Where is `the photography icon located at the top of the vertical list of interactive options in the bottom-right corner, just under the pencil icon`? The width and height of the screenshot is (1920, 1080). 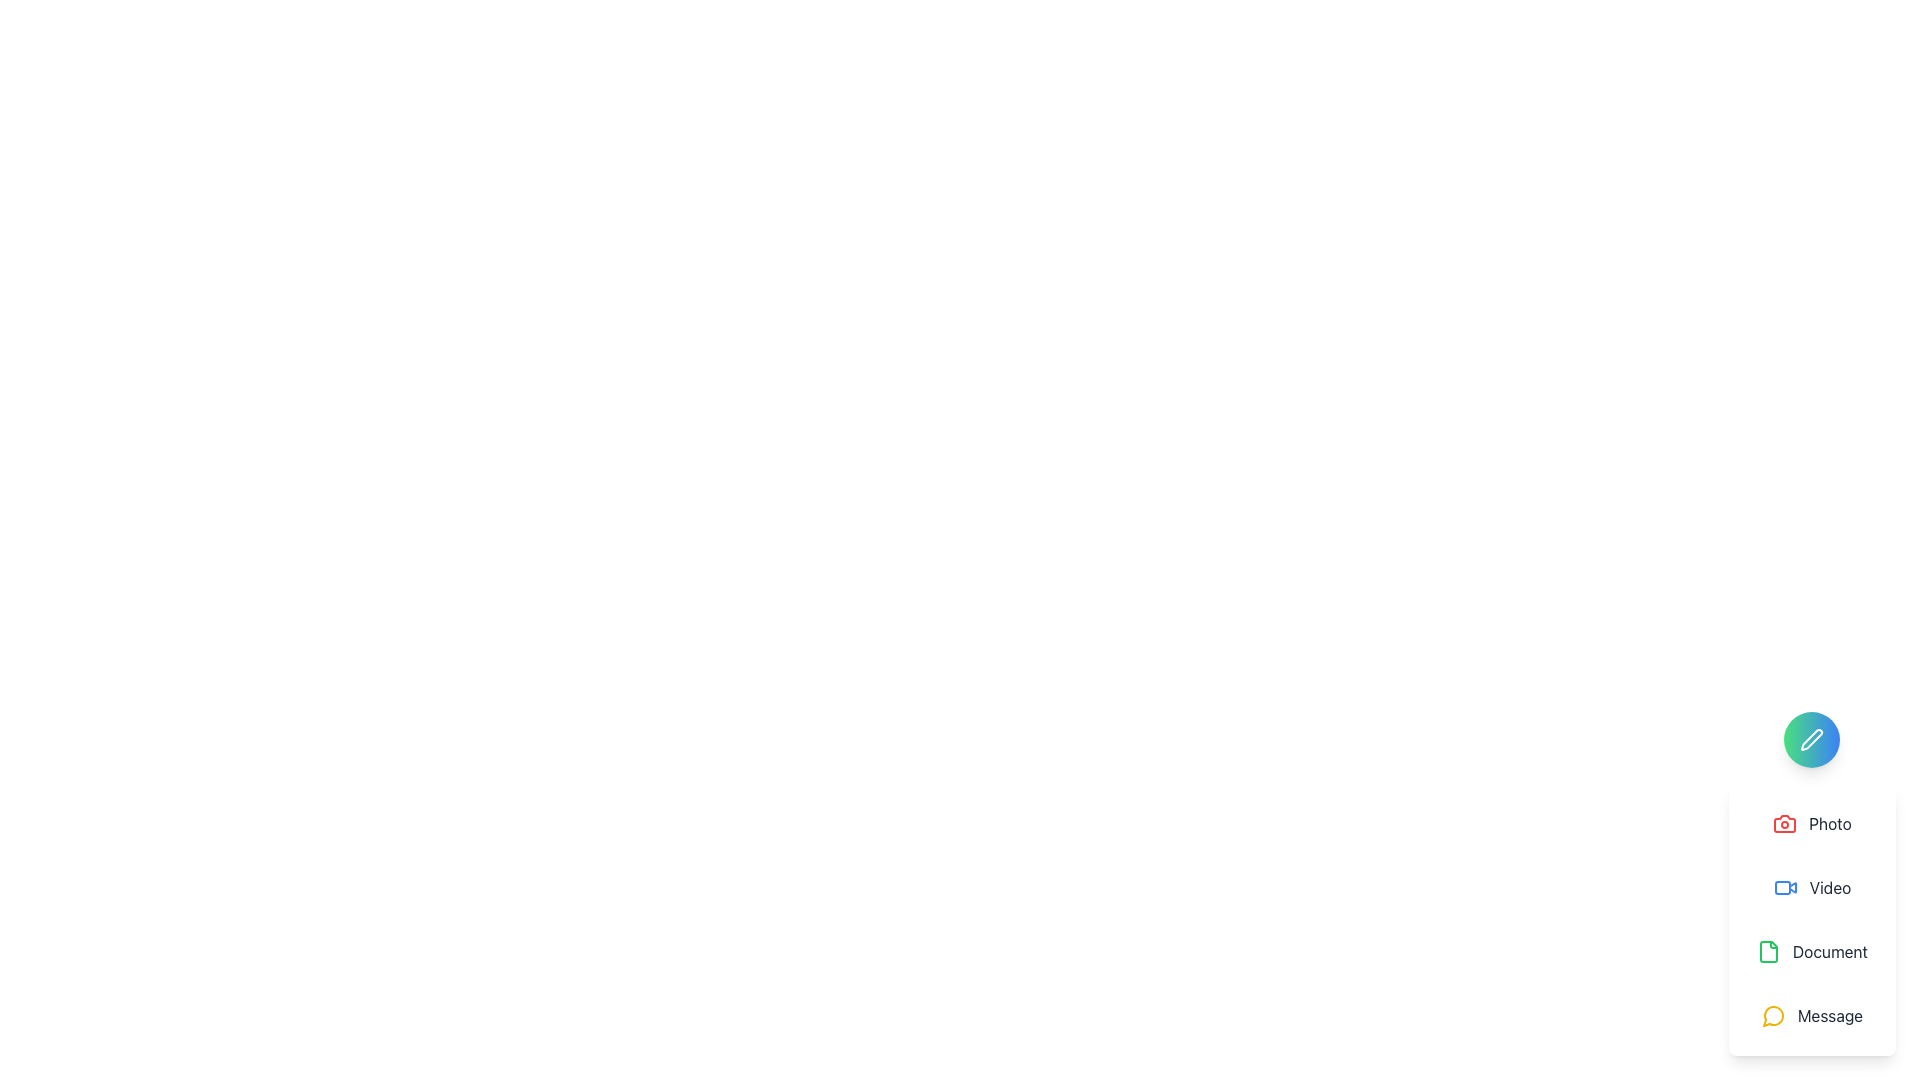 the photography icon located at the top of the vertical list of interactive options in the bottom-right corner, just under the pencil icon is located at coordinates (1785, 824).